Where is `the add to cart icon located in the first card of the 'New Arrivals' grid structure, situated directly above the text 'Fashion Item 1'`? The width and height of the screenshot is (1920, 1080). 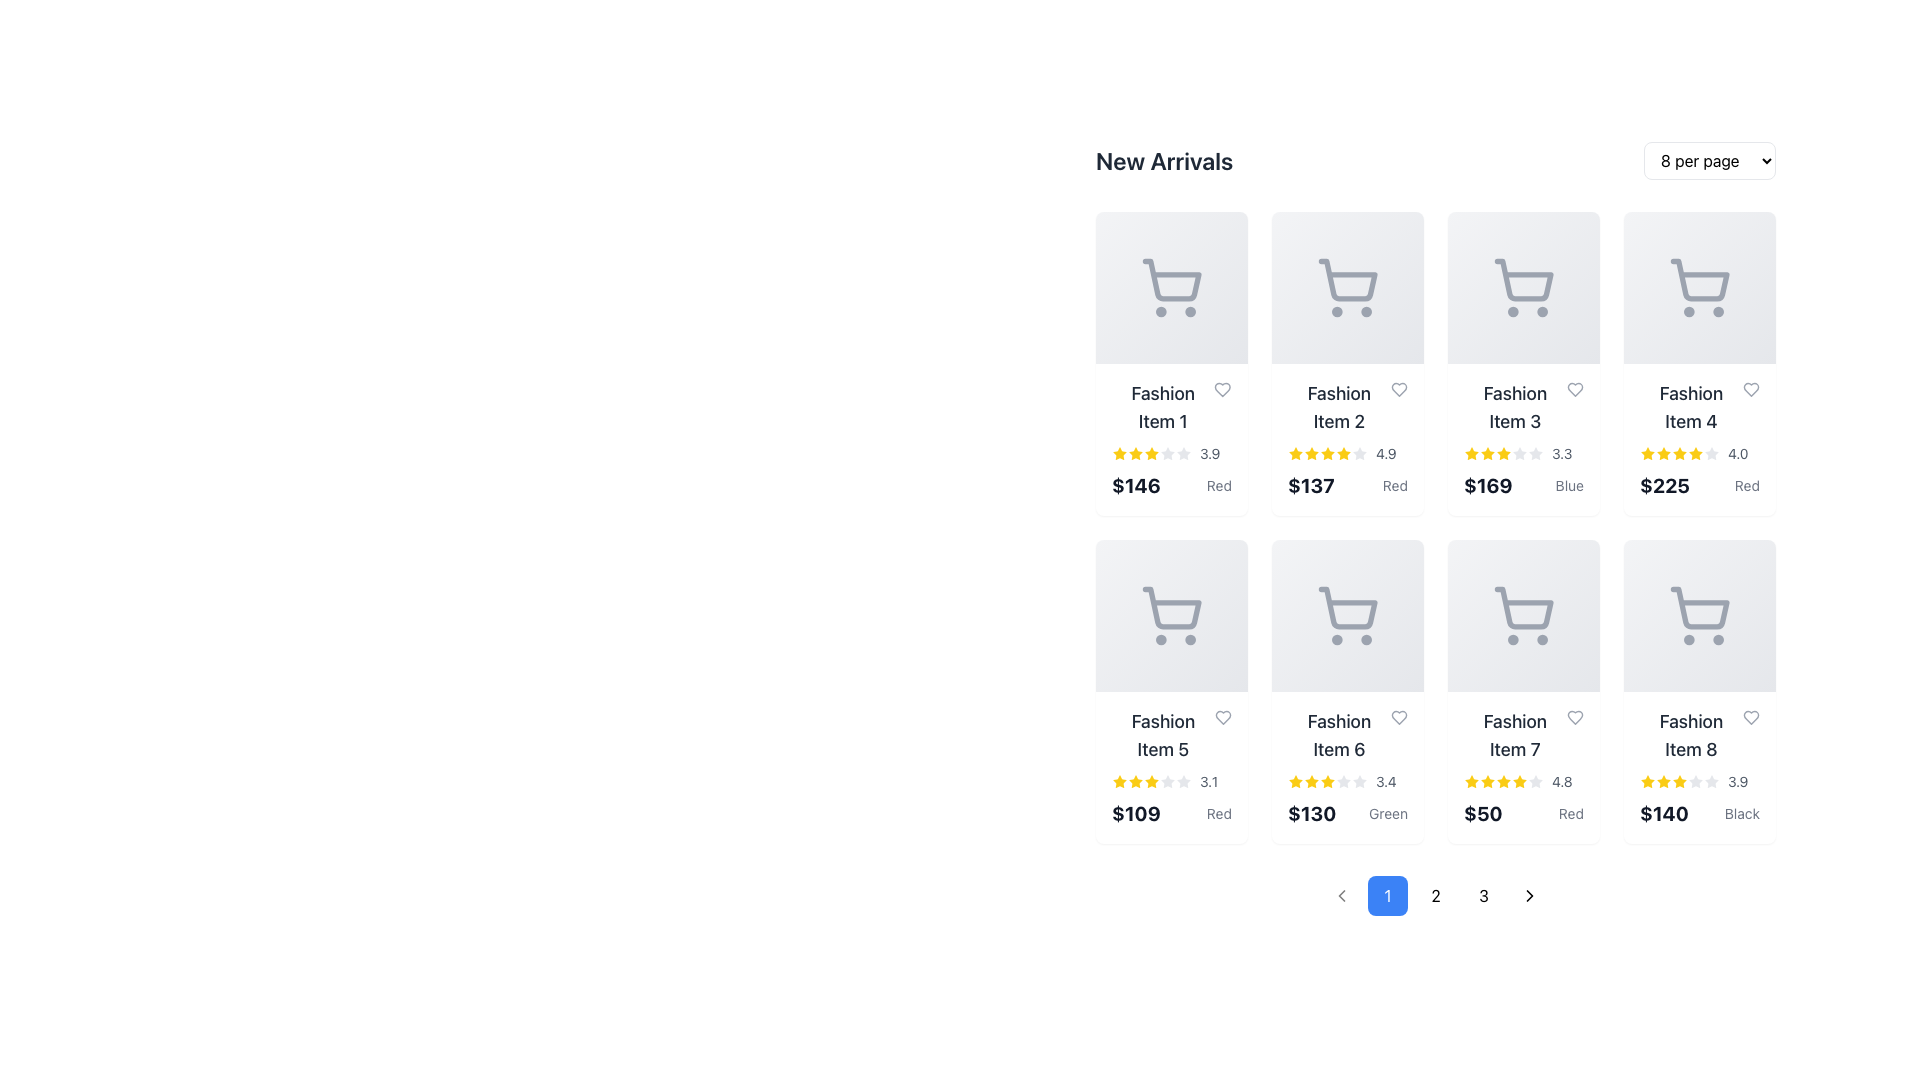 the add to cart icon located in the first card of the 'New Arrivals' grid structure, situated directly above the text 'Fashion Item 1' is located at coordinates (1171, 288).